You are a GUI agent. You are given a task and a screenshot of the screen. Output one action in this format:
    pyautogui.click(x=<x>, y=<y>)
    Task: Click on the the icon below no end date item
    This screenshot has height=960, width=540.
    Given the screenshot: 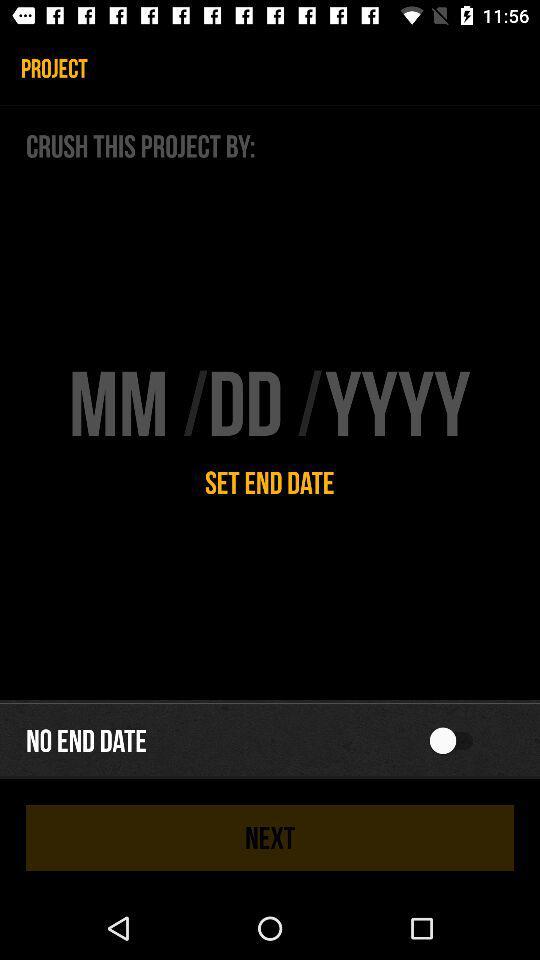 What is the action you would take?
    pyautogui.click(x=270, y=837)
    